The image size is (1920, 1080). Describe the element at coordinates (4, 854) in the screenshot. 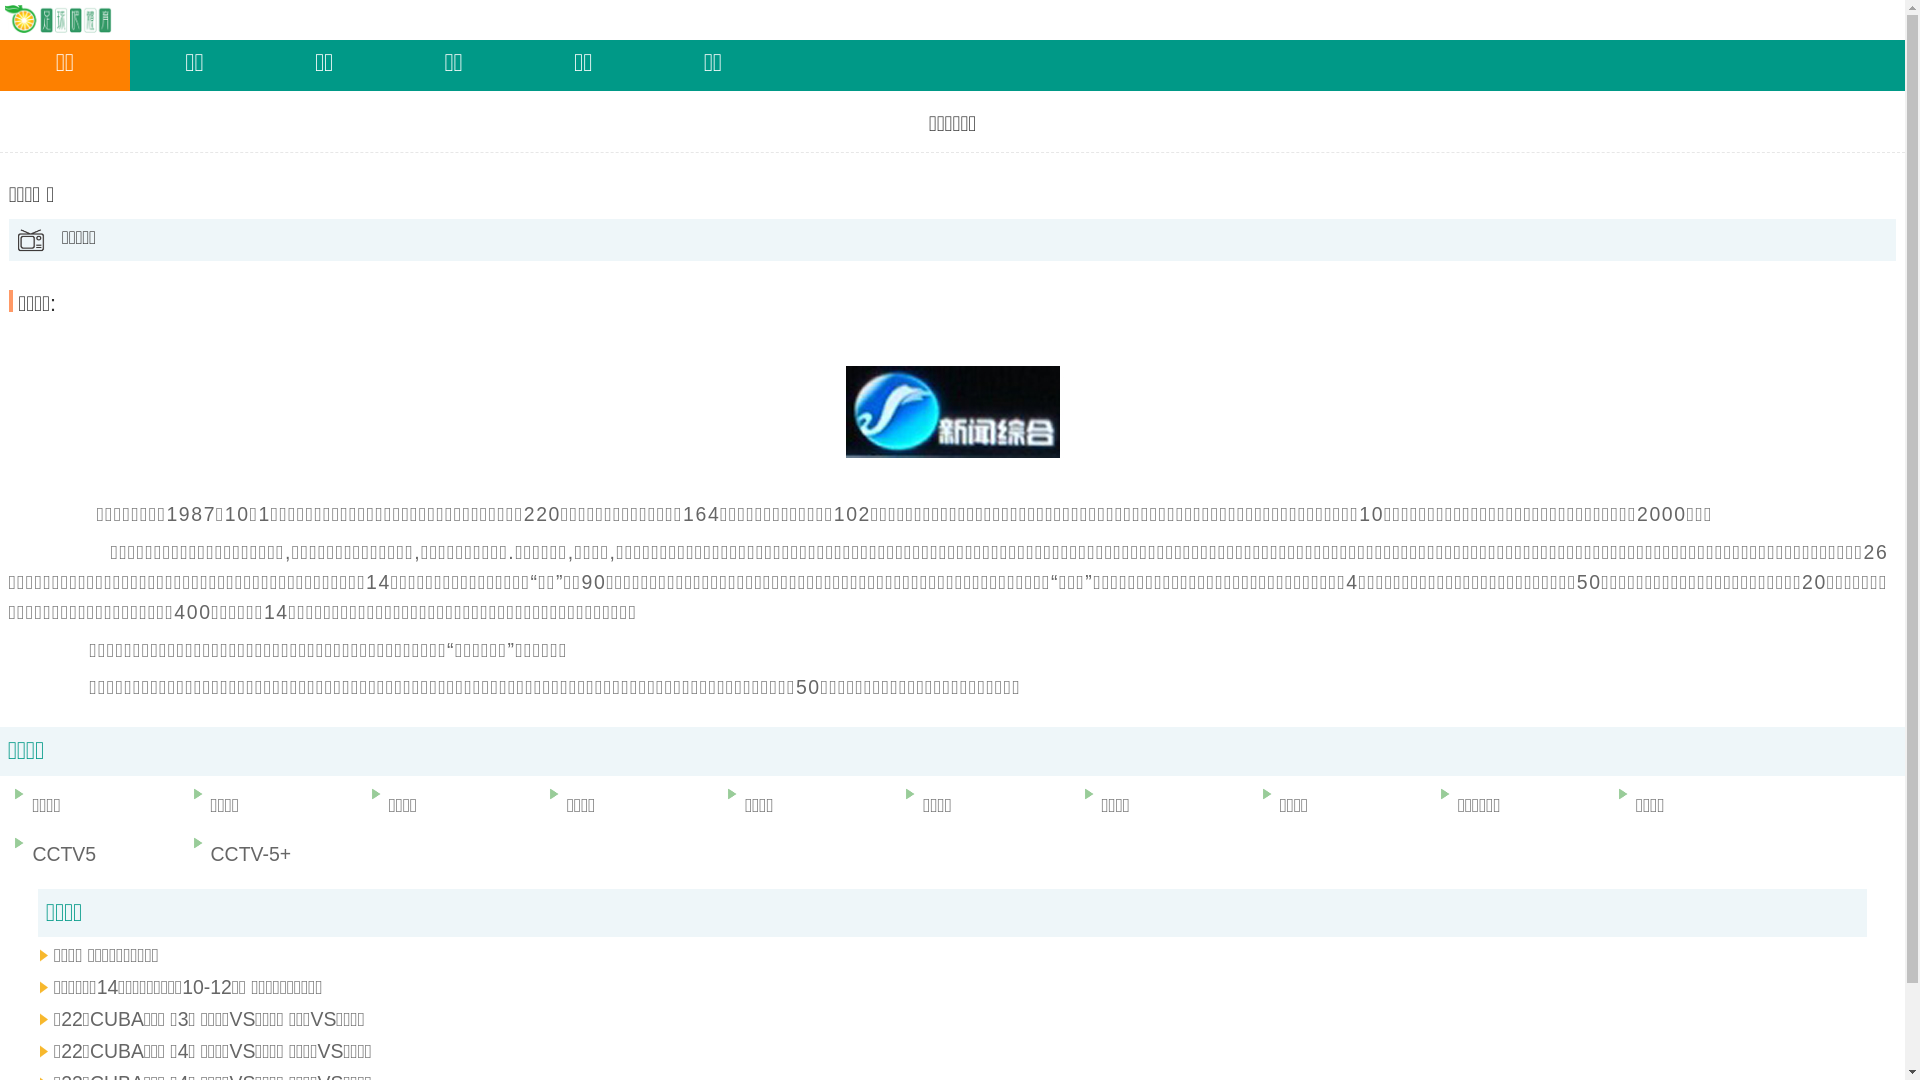

I see `'CCTV5'` at that location.